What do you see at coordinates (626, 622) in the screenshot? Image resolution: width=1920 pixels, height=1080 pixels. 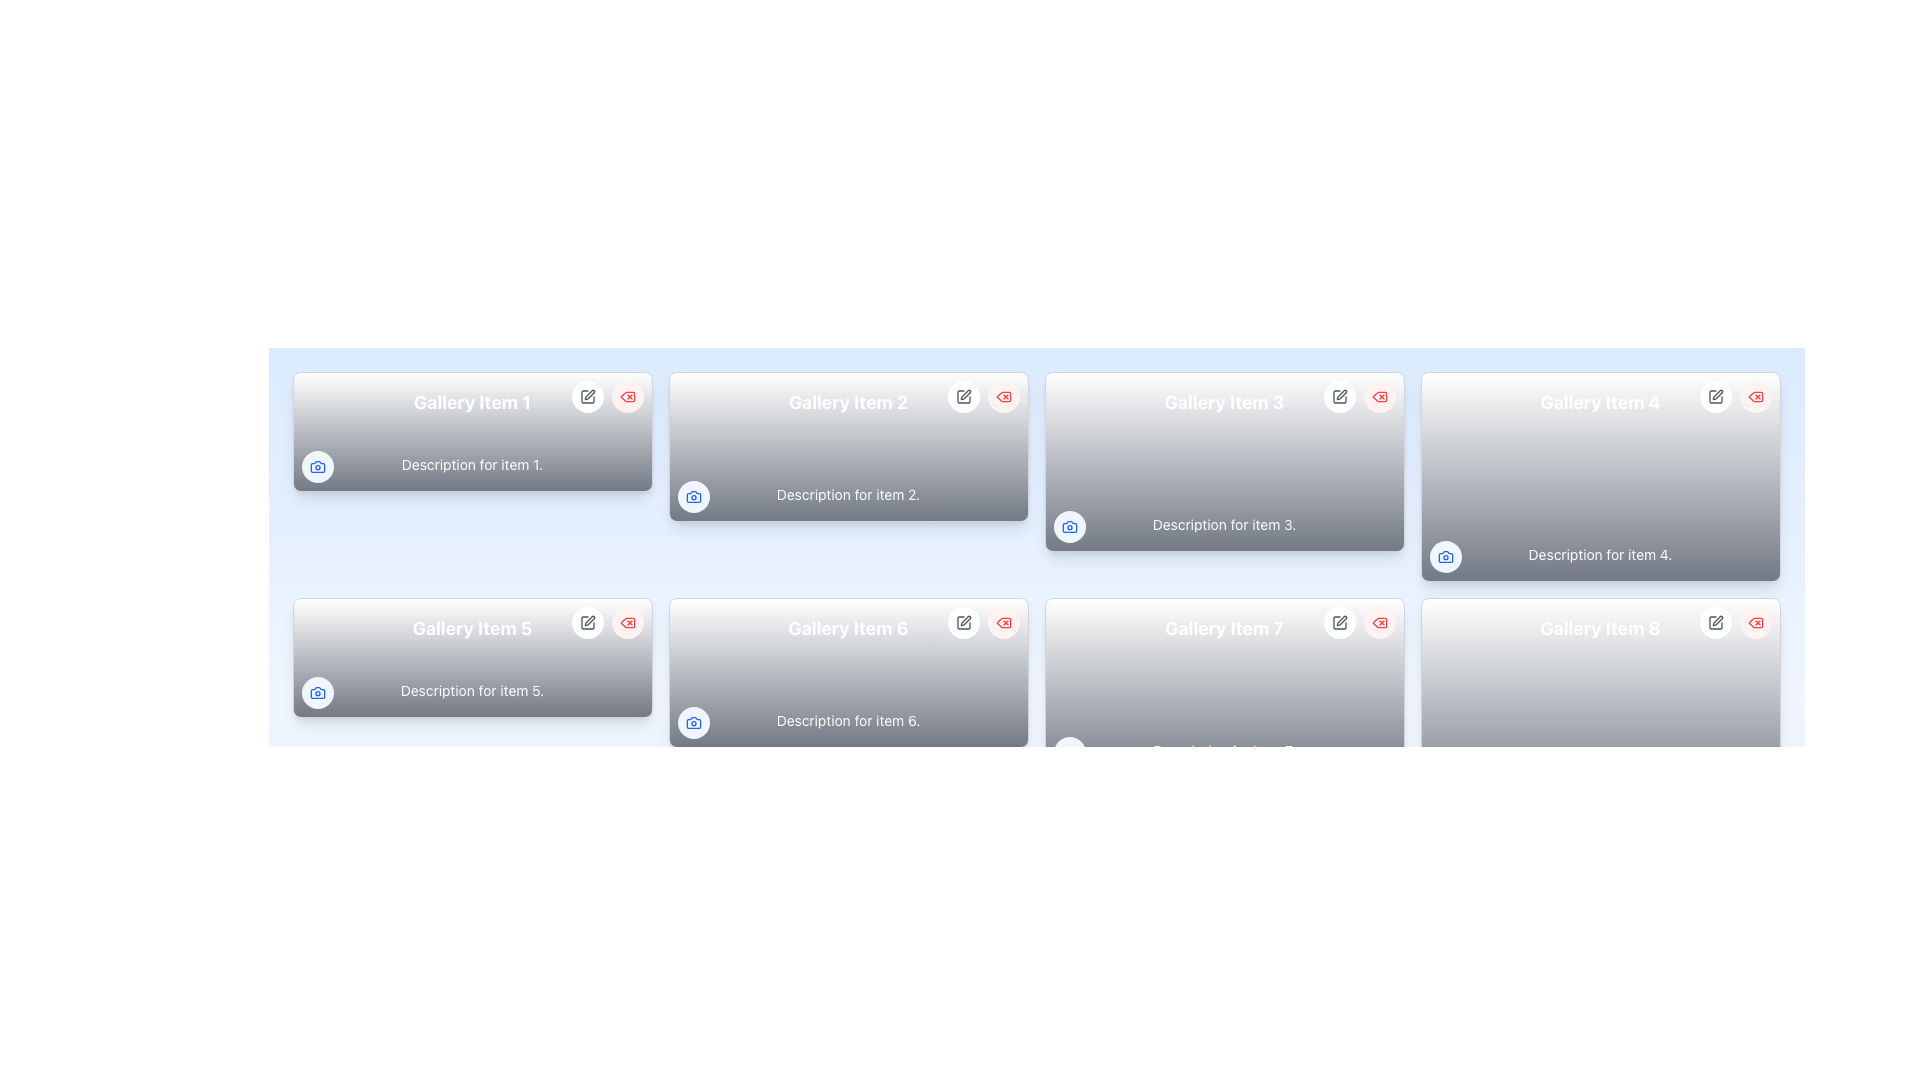 I see `the delete button located in the top-right corner of the card labeled 'Gallery Item 5' to trigger the tooltip or hover effect` at bounding box center [626, 622].